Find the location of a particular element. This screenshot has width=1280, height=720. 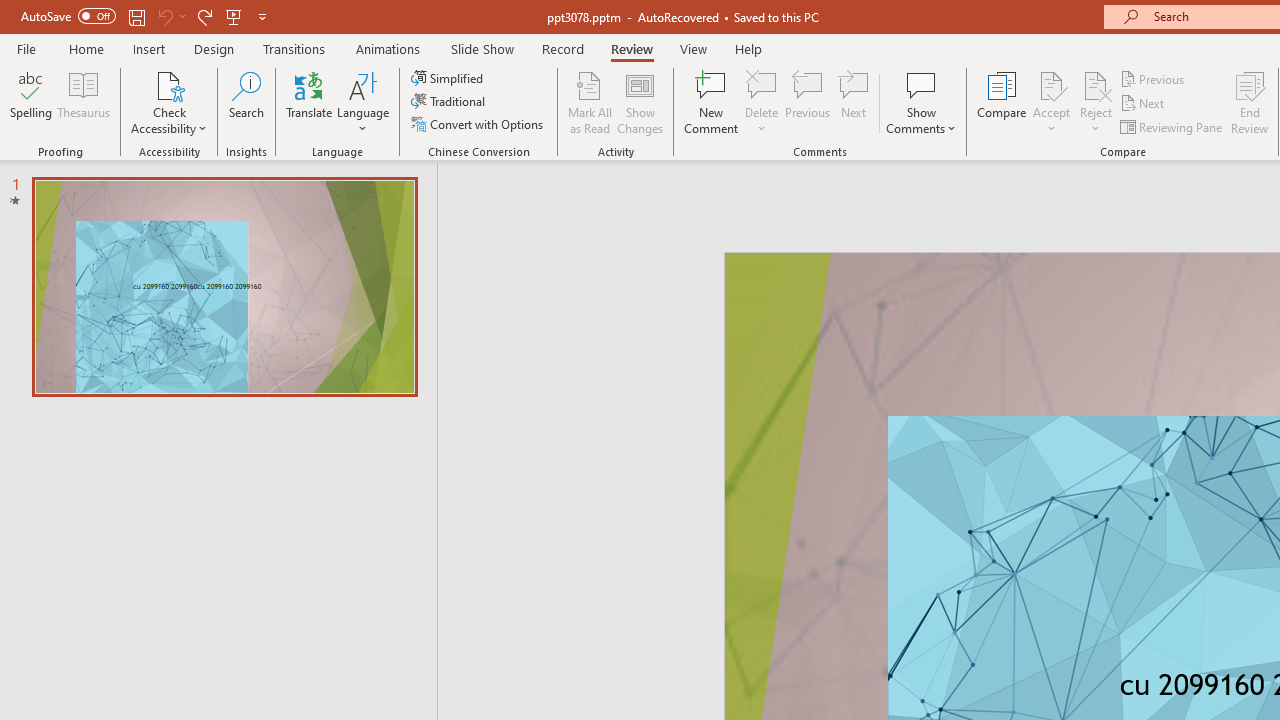

'Simplified' is located at coordinates (448, 77).